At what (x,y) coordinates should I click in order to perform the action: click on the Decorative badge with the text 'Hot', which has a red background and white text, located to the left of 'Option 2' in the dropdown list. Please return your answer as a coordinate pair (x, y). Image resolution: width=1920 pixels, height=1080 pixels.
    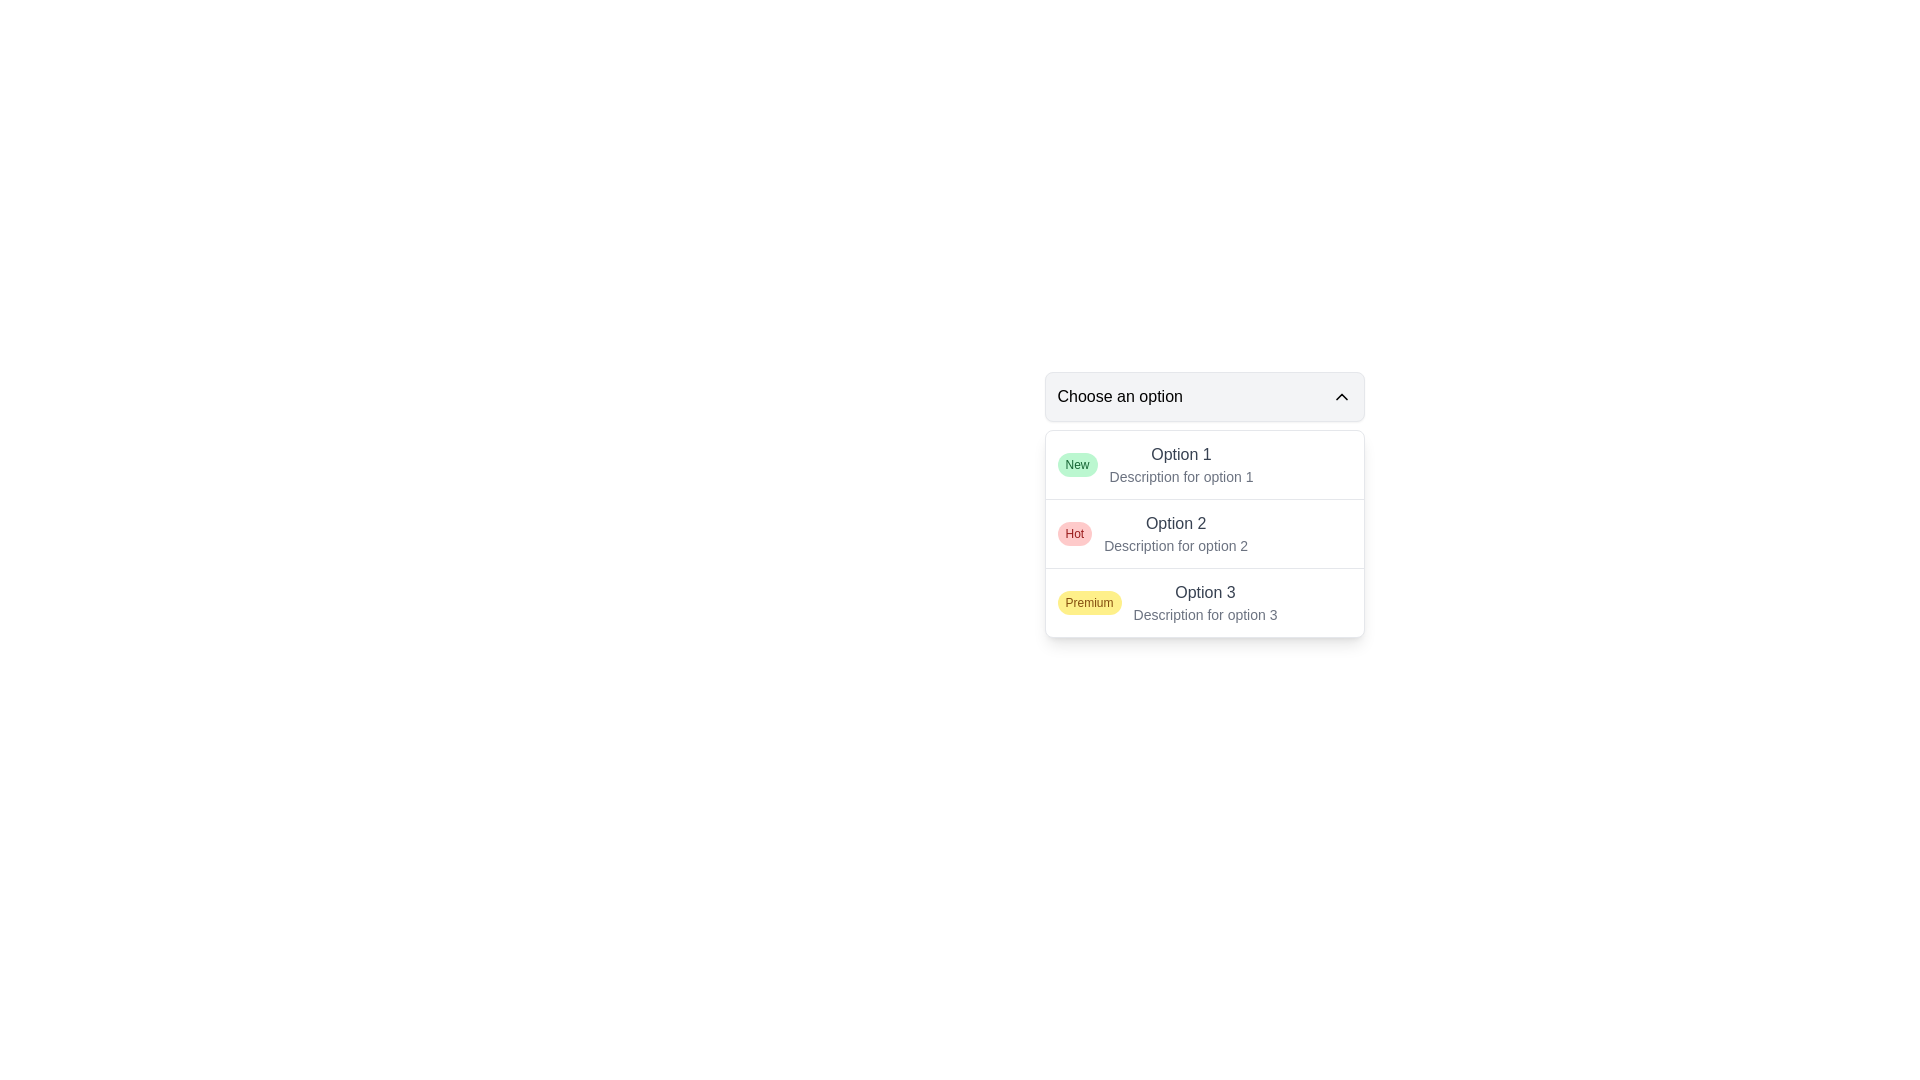
    Looking at the image, I should click on (1073, 532).